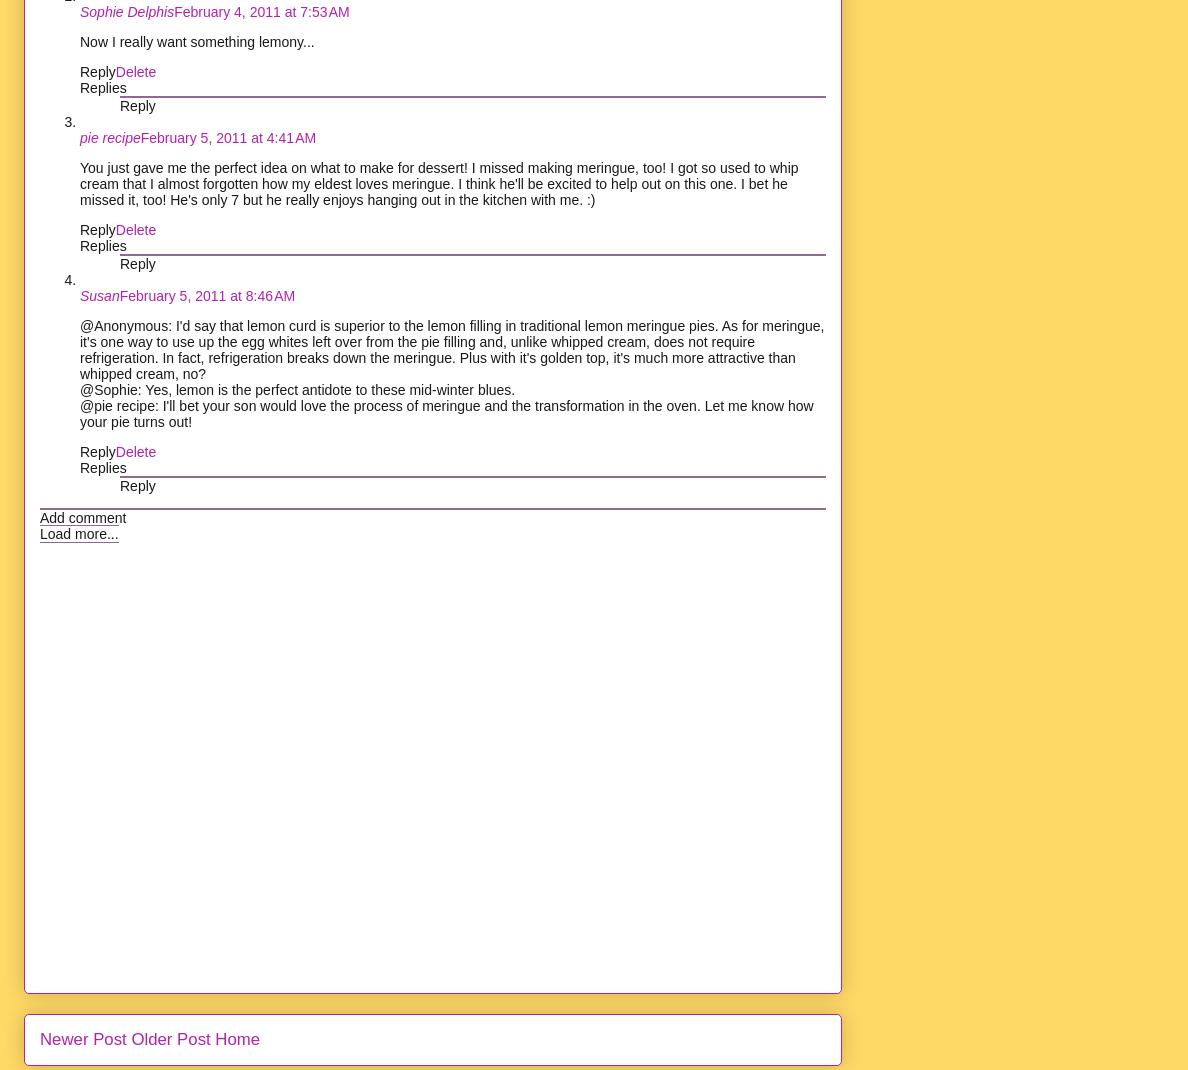 Image resolution: width=1188 pixels, height=1070 pixels. What do you see at coordinates (226, 136) in the screenshot?
I see `'February 5, 2011 at 4:41 AM'` at bounding box center [226, 136].